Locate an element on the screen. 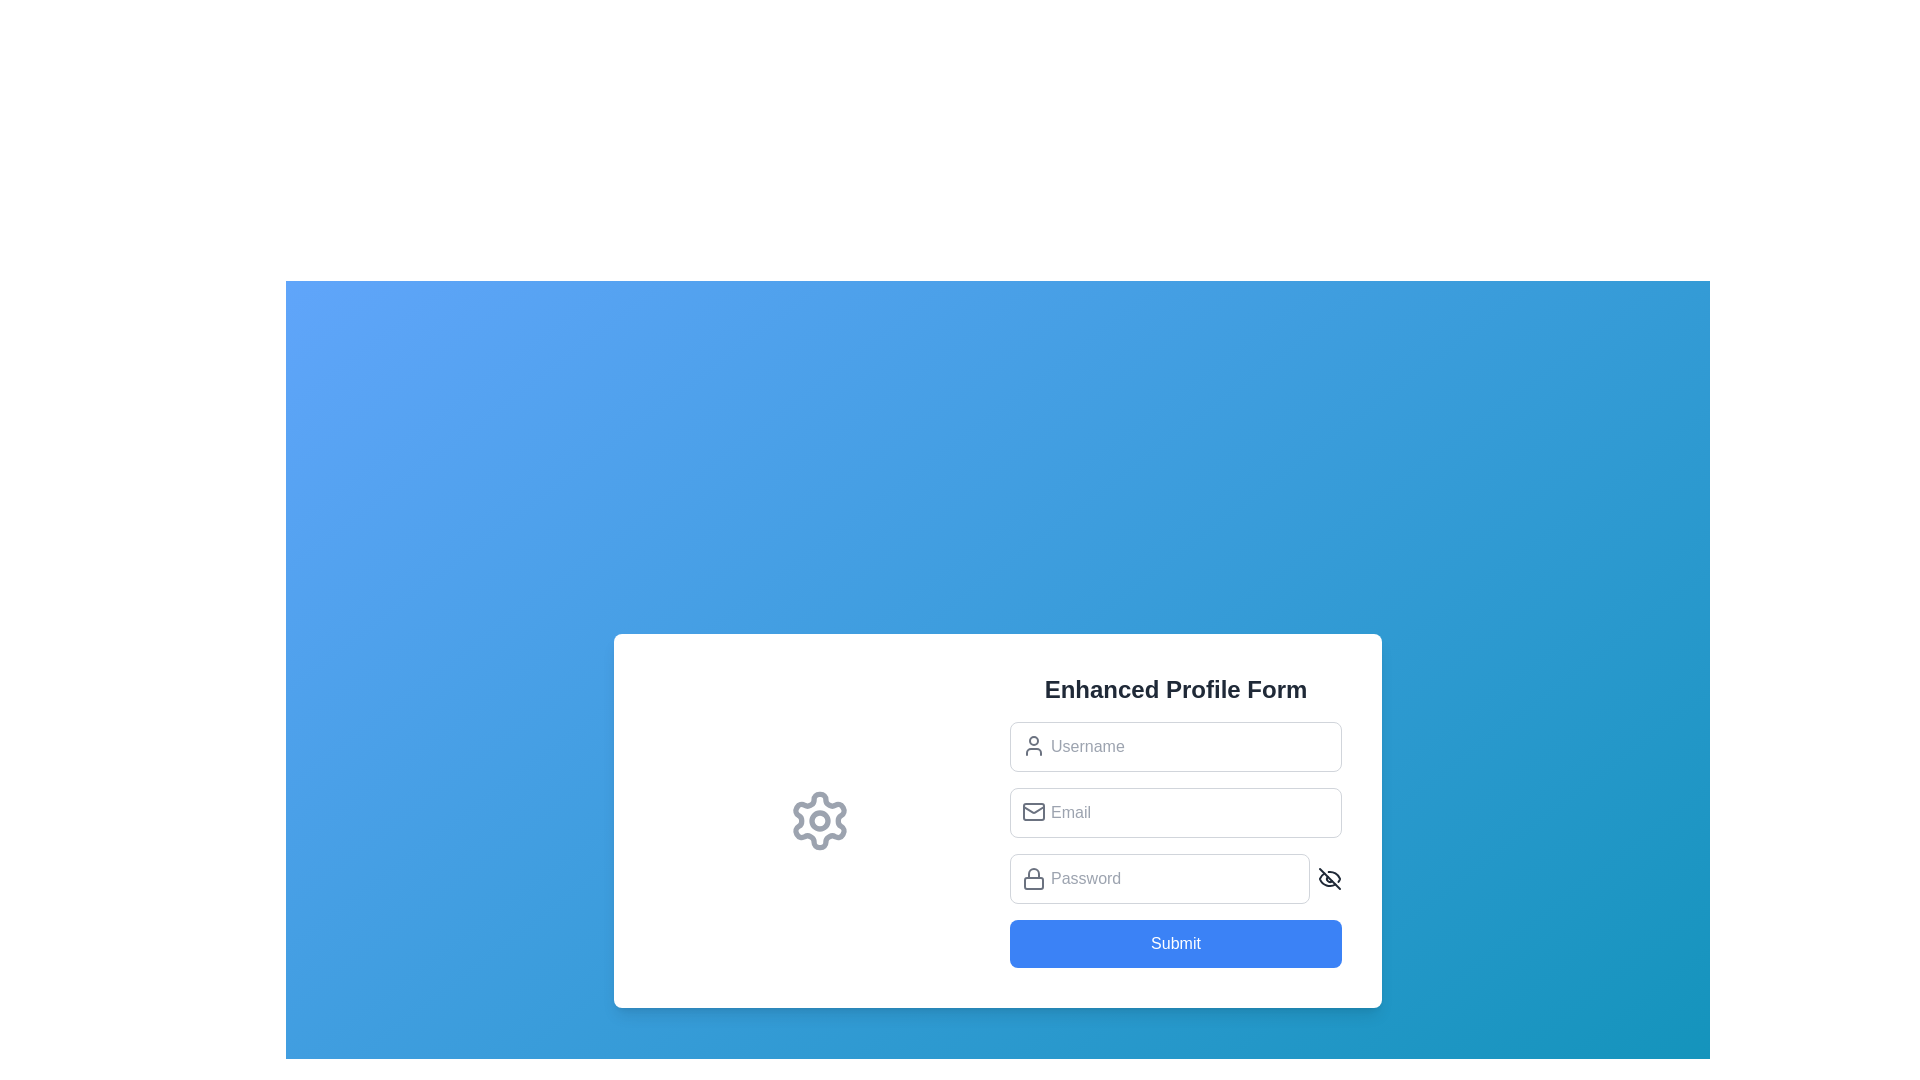 This screenshot has width=1920, height=1080. the prominent 'Submit' button with a vibrant blue background and white text to trigger its hover effect, changing its color to a darker shade of blue is located at coordinates (1176, 944).